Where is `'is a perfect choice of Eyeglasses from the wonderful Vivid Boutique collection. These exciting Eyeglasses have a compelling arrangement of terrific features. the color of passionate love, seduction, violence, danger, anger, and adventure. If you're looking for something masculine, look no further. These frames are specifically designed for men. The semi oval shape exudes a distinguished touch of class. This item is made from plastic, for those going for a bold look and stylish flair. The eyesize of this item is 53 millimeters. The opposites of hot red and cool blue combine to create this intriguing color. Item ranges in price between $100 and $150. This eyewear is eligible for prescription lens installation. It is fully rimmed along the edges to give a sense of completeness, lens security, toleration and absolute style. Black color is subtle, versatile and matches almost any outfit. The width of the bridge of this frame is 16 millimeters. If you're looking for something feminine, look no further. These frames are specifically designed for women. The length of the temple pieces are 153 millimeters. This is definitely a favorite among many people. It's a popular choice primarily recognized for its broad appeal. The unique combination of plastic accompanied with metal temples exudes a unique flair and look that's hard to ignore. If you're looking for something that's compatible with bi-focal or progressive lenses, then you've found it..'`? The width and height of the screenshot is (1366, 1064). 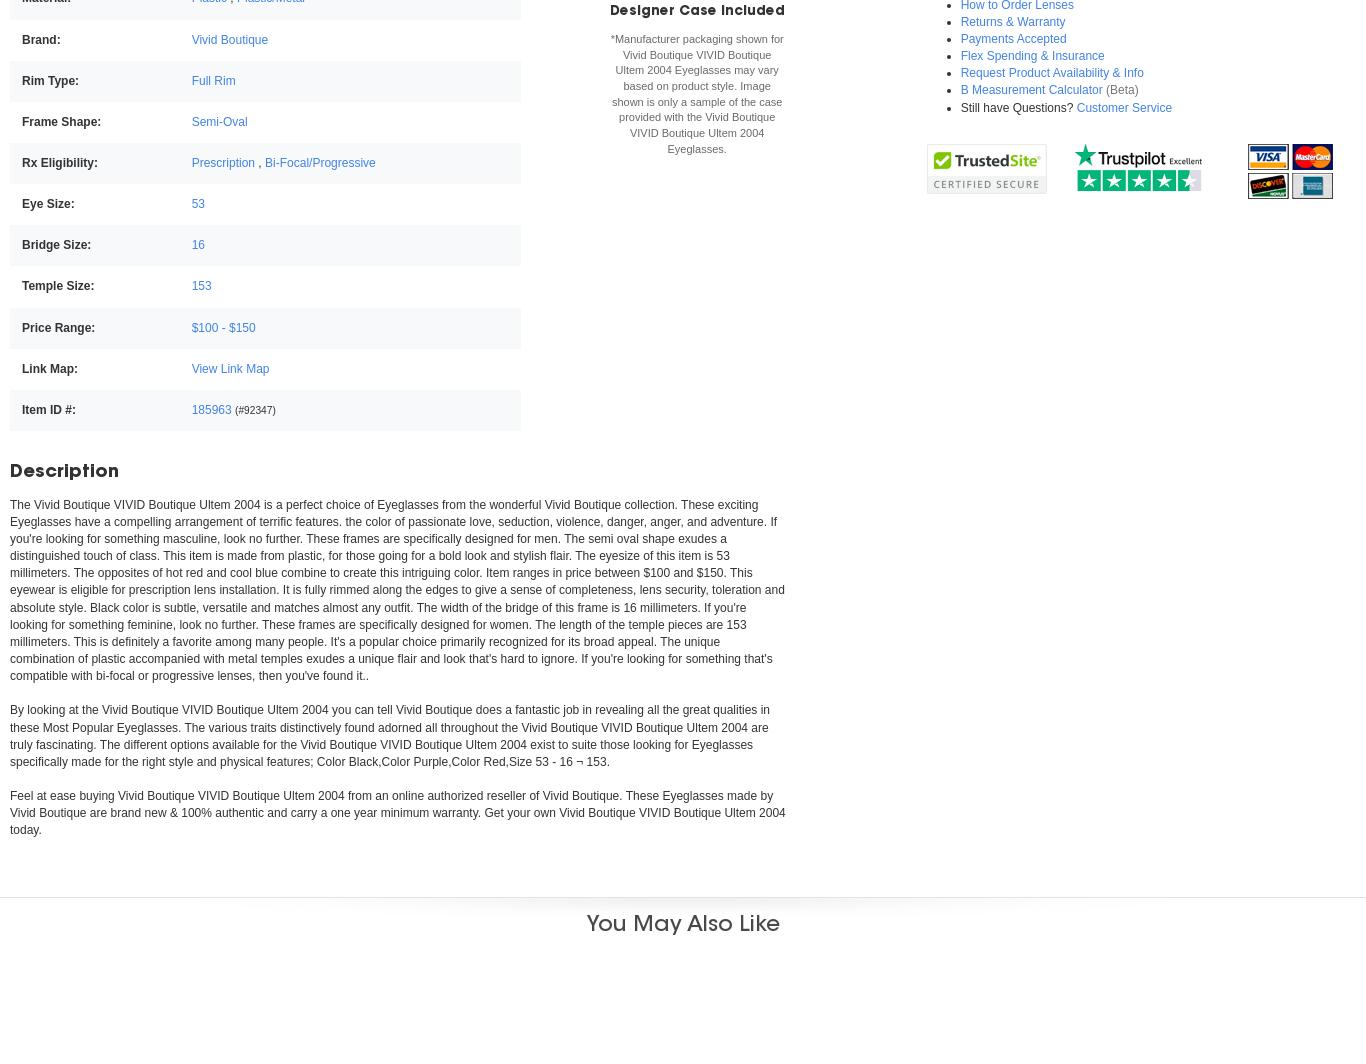 'is a perfect choice of Eyeglasses from the wonderful Vivid Boutique collection. These exciting Eyeglasses have a compelling arrangement of terrific features. the color of passionate love, seduction, violence, danger, anger, and adventure. If you're looking for something masculine, look no further. These frames are specifically designed for men. The semi oval shape exudes a distinguished touch of class. This item is made from plastic, for those going for a bold look and stylish flair. The eyesize of this item is 53 millimeters. The opposites of hot red and cool blue combine to create this intriguing color. Item ranges in price between $100 and $150. This eyewear is eligible for prescription lens installation. It is fully rimmed along the edges to give a sense of completeness, lens security, toleration and absolute style. Black color is subtle, versatile and matches almost any outfit. The width of the bridge of this frame is 16 millimeters. If you're looking for something feminine, look no further. These frames are specifically designed for women. The length of the temple pieces are 153 millimeters. This is definitely a favorite among many people. It's a popular choice primarily recognized for its broad appeal. The unique combination of plastic accompanied with metal temples exudes a unique flair and look that's hard to ignore. If you're looking for something that's compatible with bi-focal or progressive lenses, then you've found it..' is located at coordinates (395, 589).